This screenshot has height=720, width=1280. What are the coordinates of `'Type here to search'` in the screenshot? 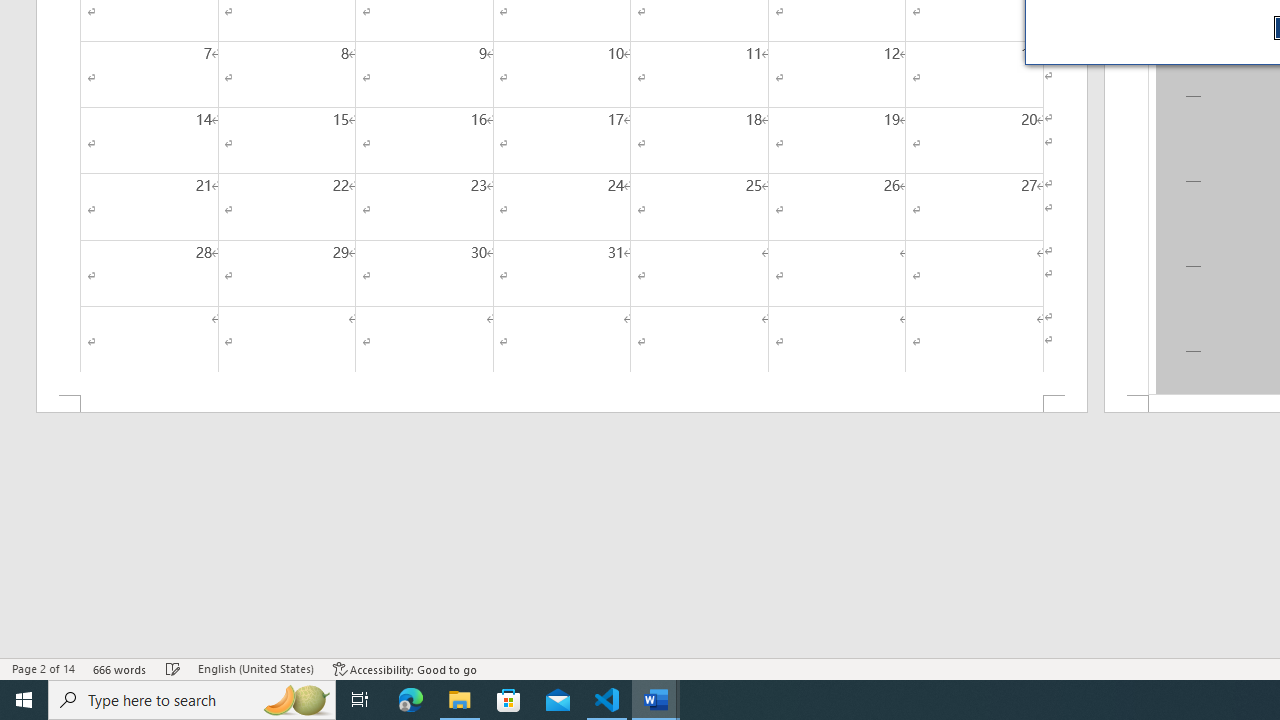 It's located at (192, 698).